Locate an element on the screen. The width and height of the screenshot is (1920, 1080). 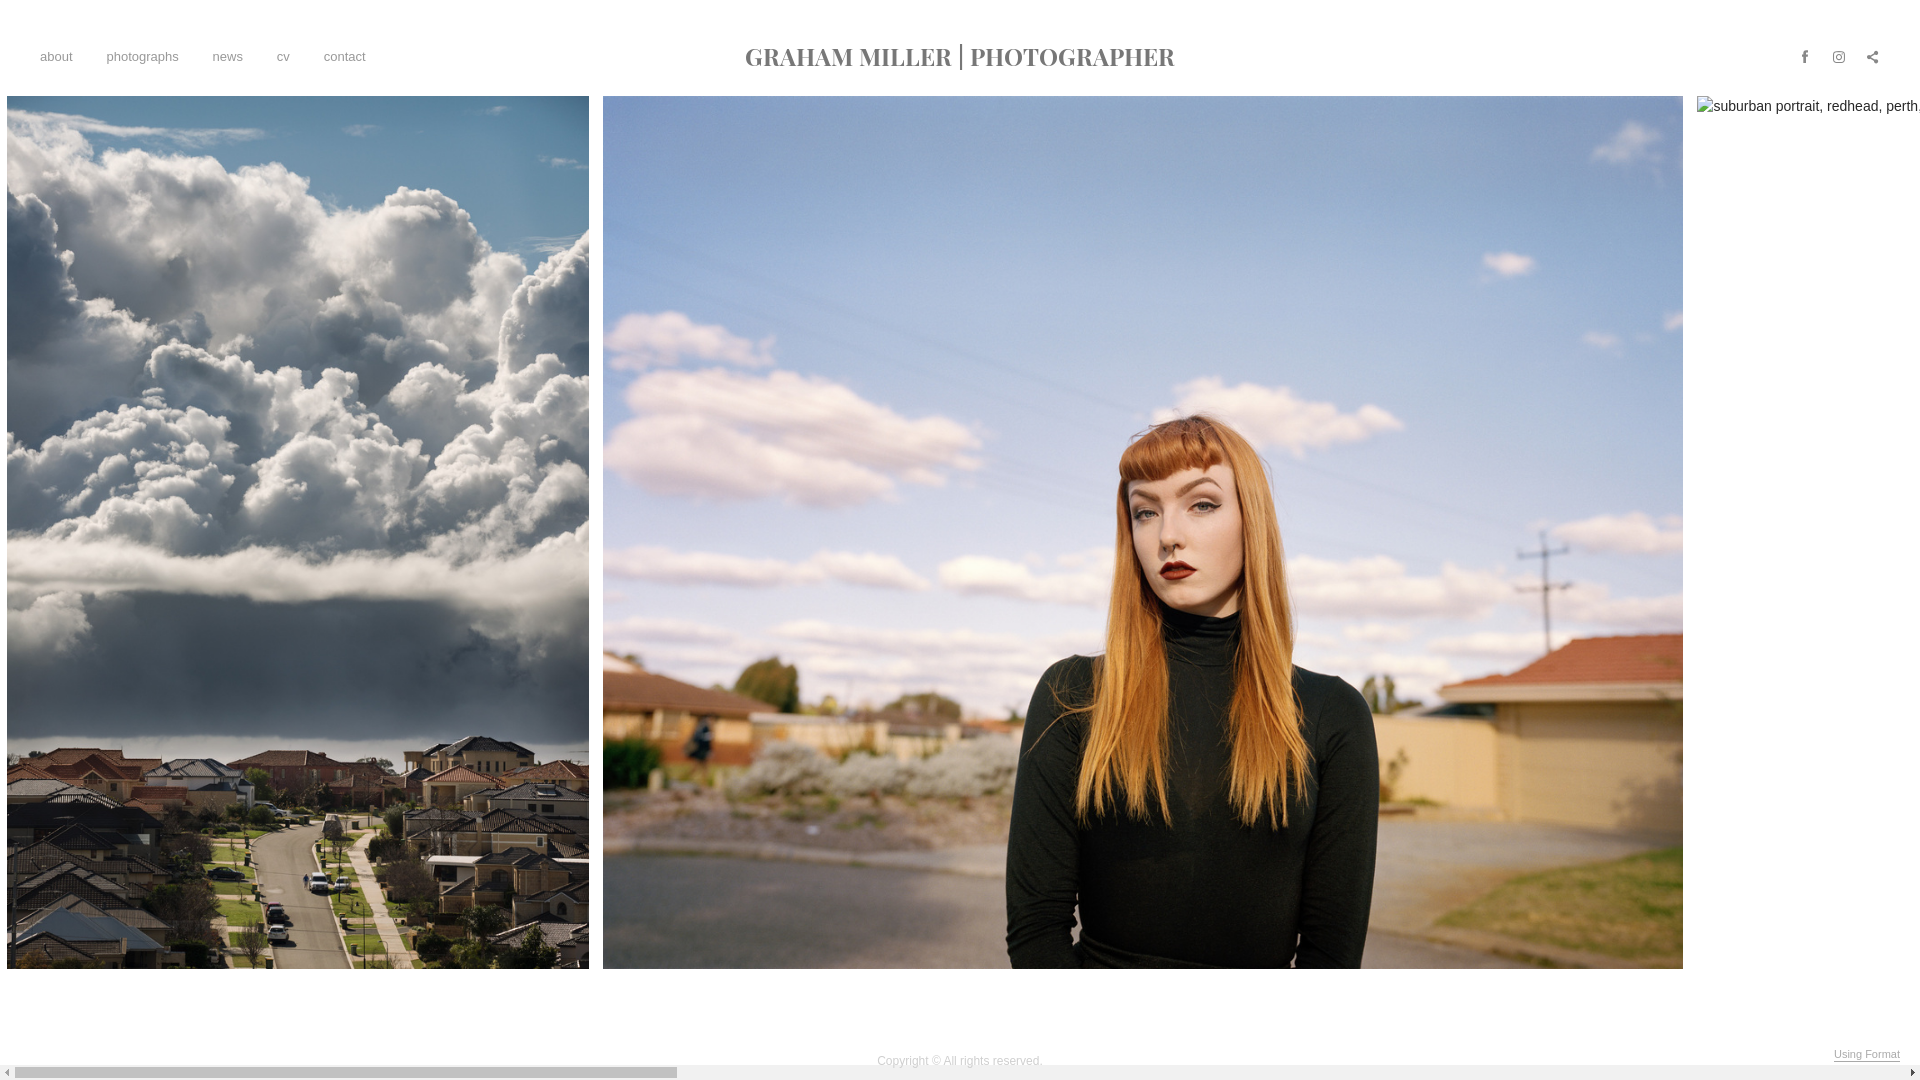
'contact' is located at coordinates (345, 55).